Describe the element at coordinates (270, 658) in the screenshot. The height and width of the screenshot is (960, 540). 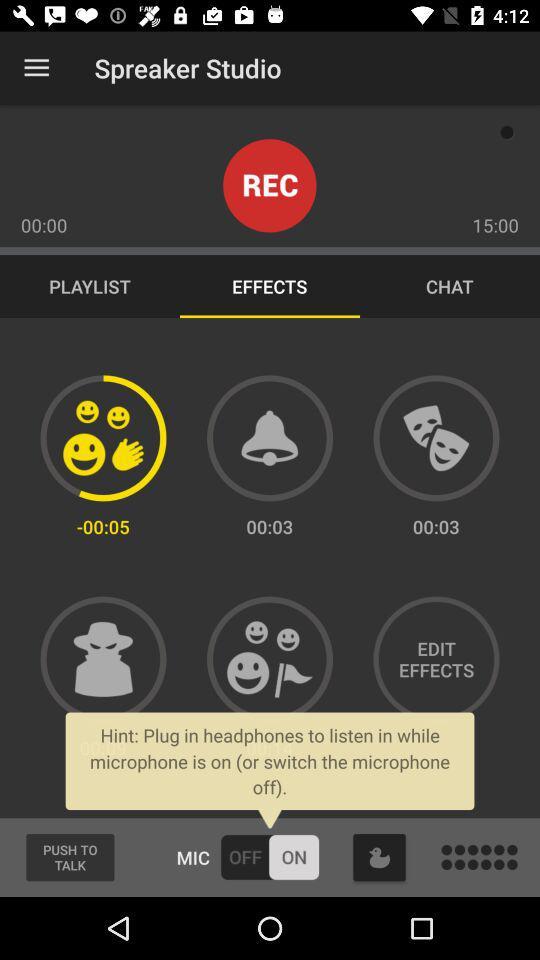
I see `the effect` at that location.